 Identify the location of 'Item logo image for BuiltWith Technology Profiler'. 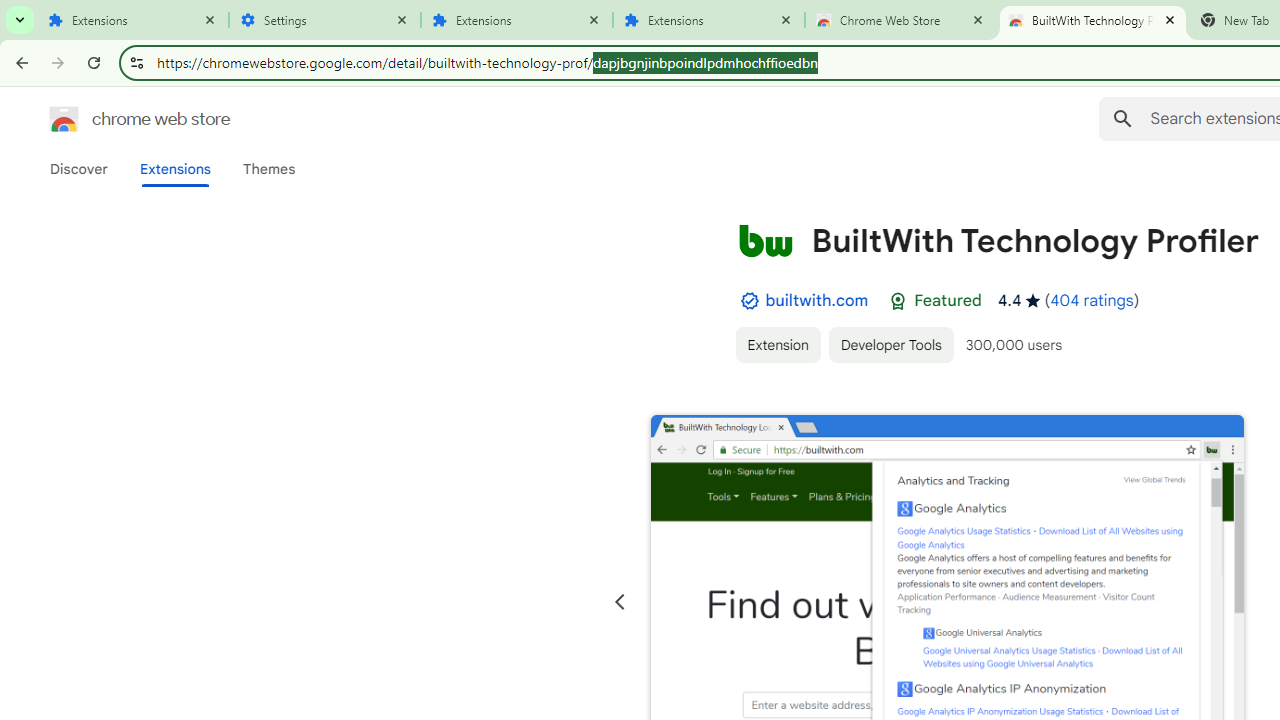
(764, 239).